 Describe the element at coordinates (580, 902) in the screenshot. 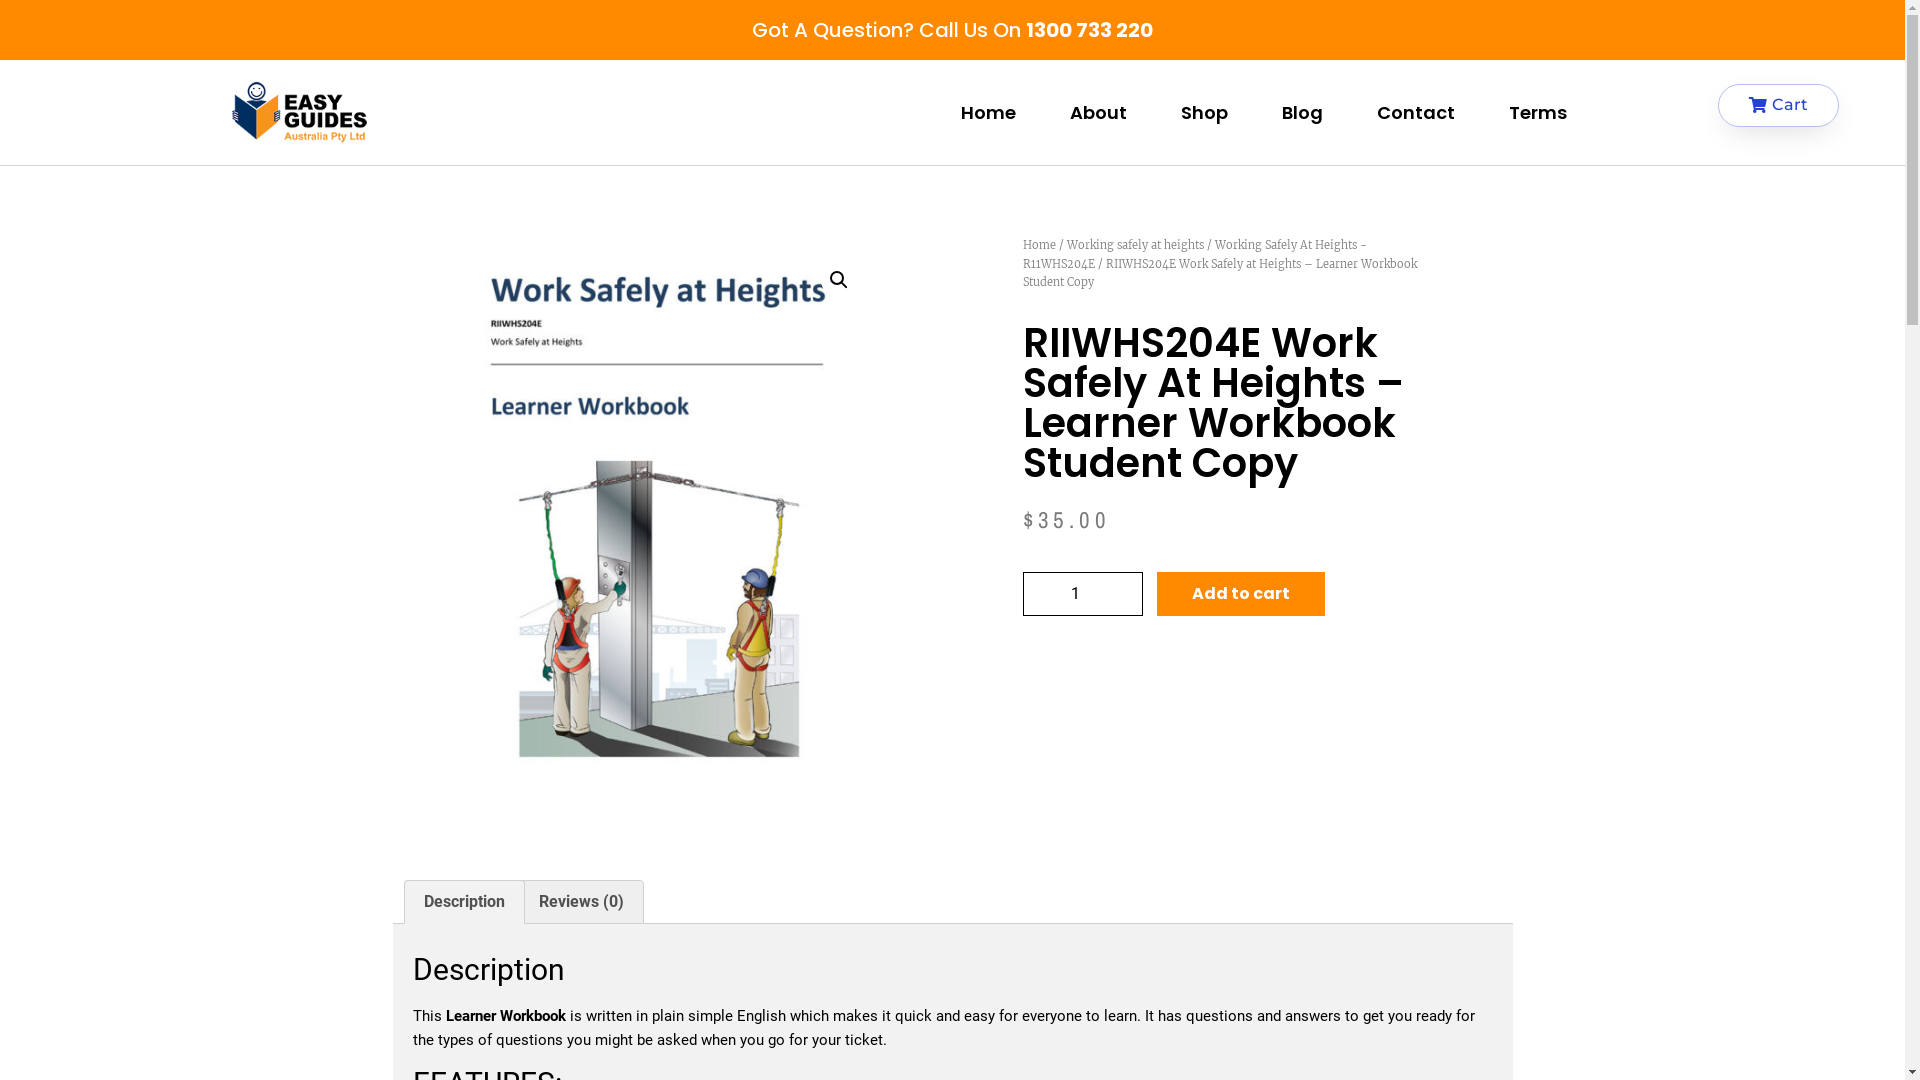

I see `'Reviews (0)'` at that location.